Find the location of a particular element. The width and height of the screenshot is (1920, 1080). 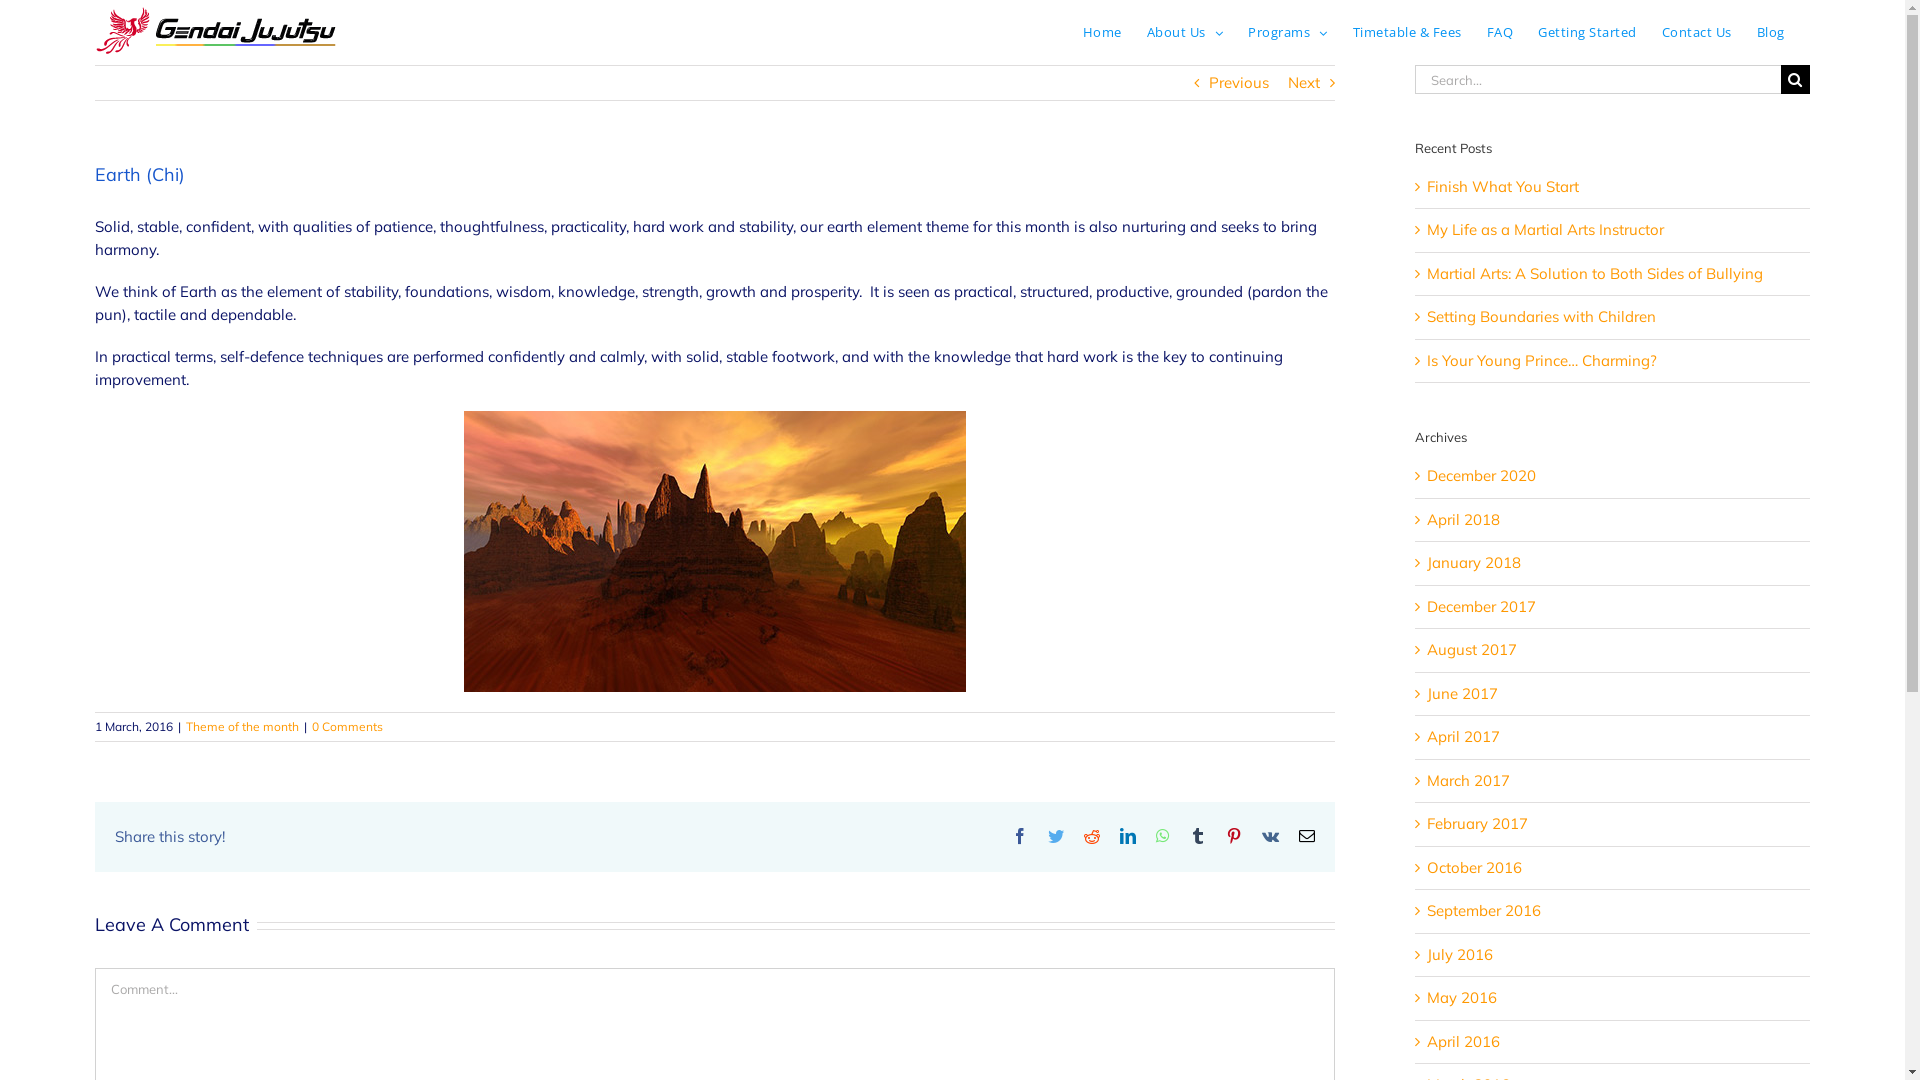

'April 2017' is located at coordinates (1463, 736).